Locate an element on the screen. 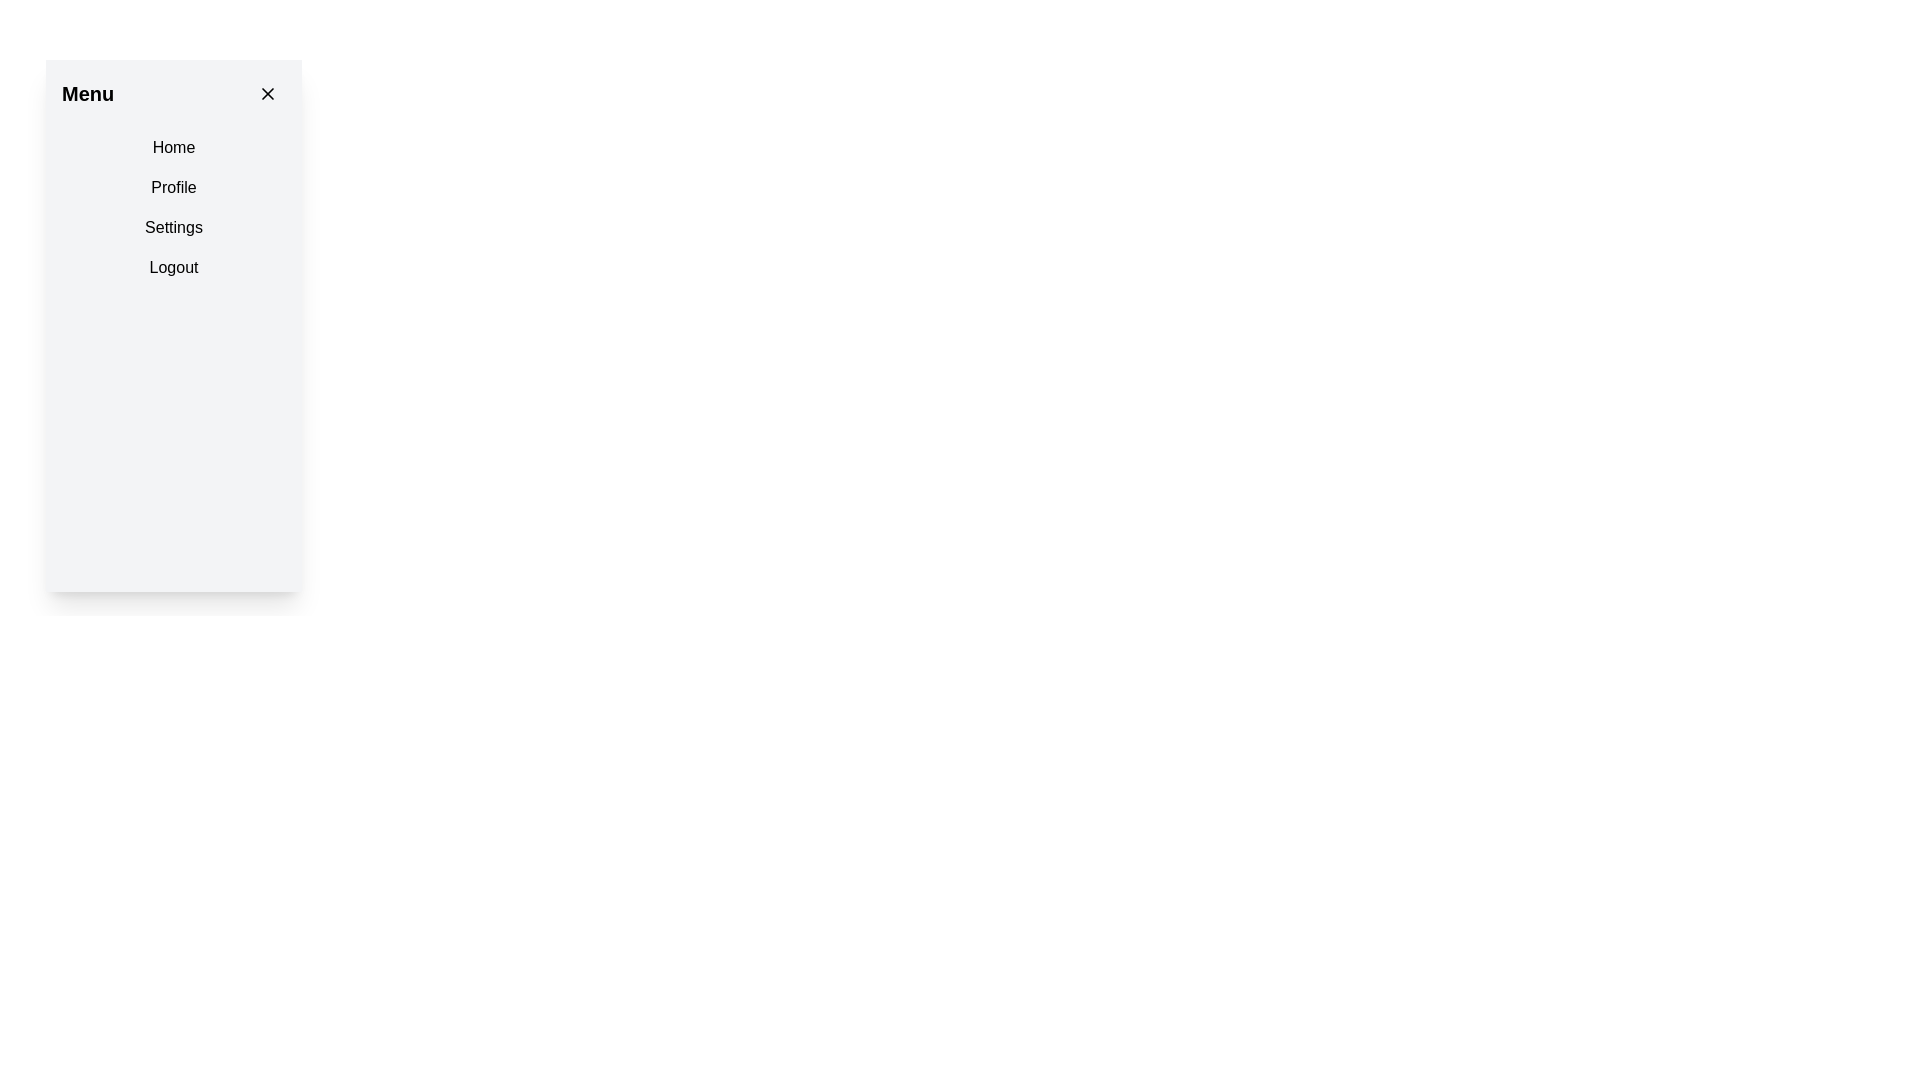 The width and height of the screenshot is (1920, 1080). the Close Button located in the top-right corner of the menu panel is located at coordinates (267, 93).